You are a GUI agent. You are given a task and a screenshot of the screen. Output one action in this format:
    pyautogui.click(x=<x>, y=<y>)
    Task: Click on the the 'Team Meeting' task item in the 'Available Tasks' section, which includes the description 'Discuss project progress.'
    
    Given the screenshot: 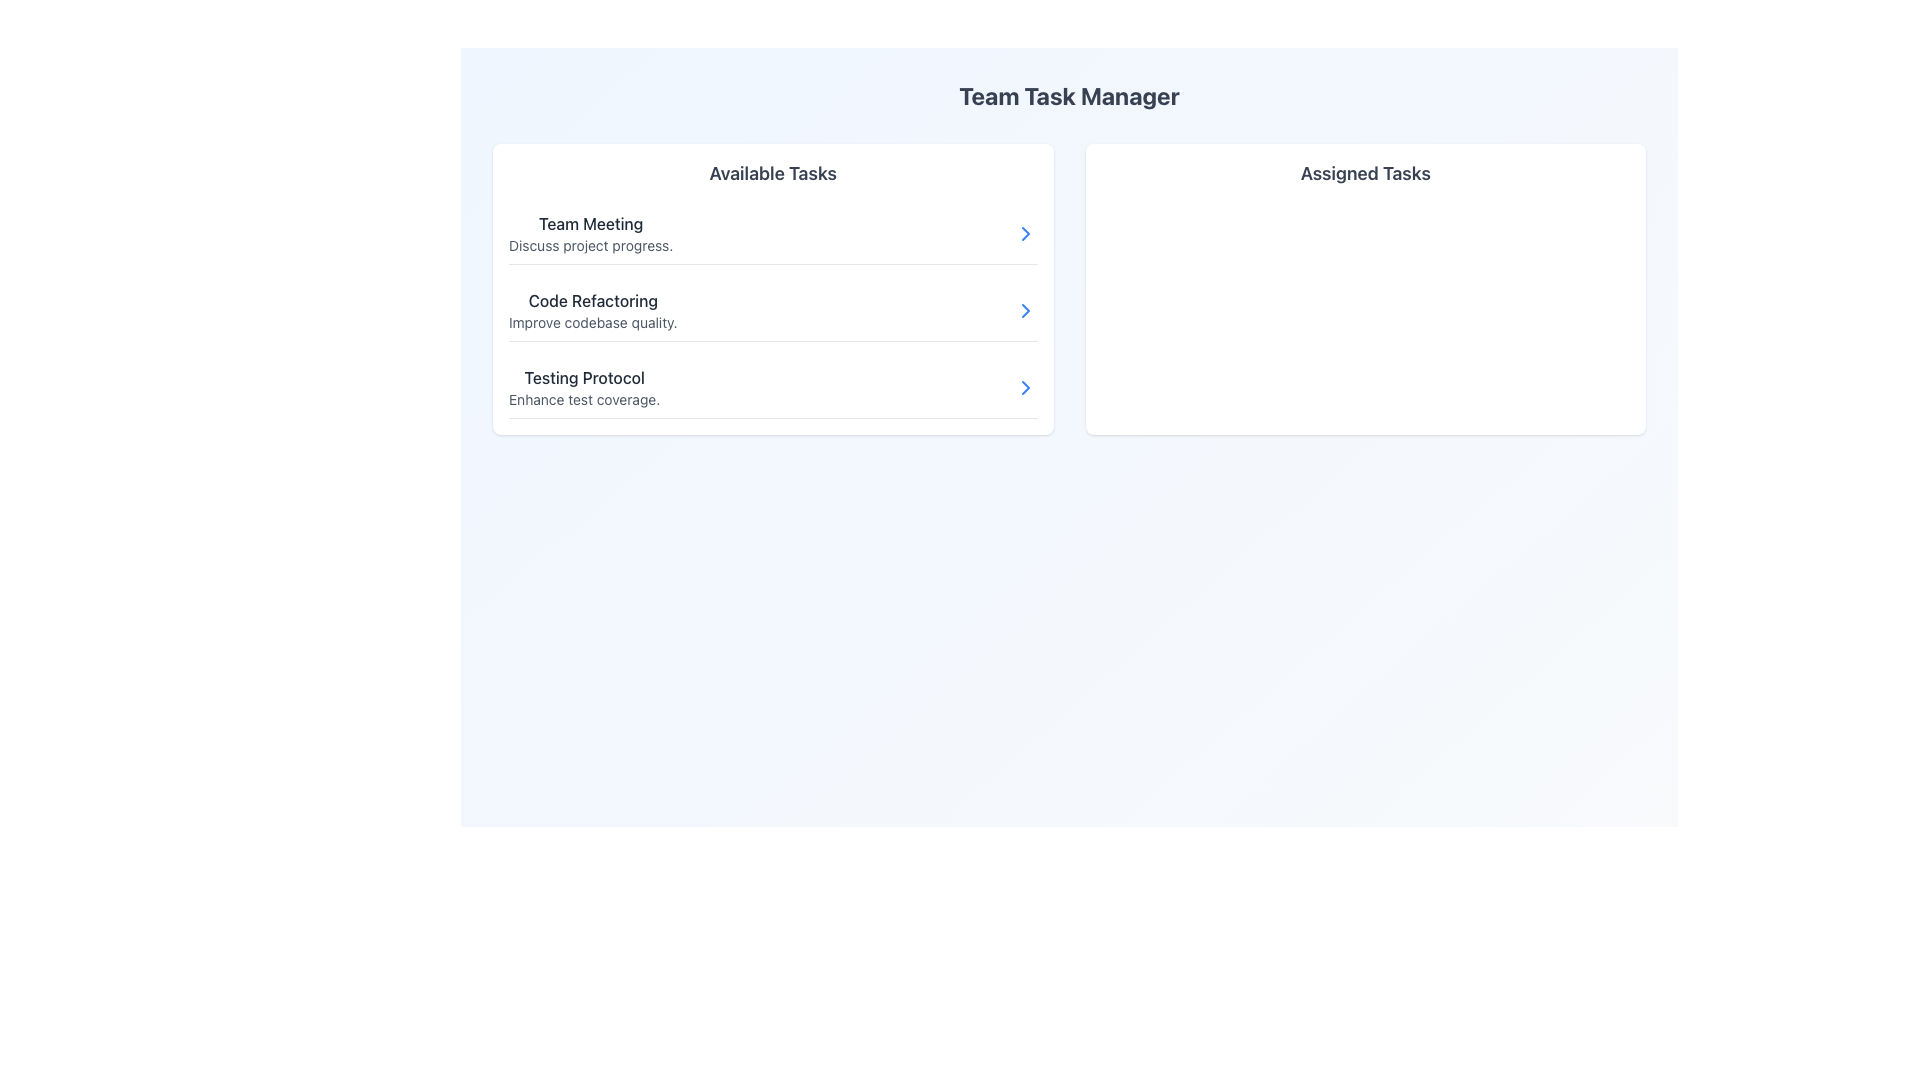 What is the action you would take?
    pyautogui.click(x=590, y=233)
    